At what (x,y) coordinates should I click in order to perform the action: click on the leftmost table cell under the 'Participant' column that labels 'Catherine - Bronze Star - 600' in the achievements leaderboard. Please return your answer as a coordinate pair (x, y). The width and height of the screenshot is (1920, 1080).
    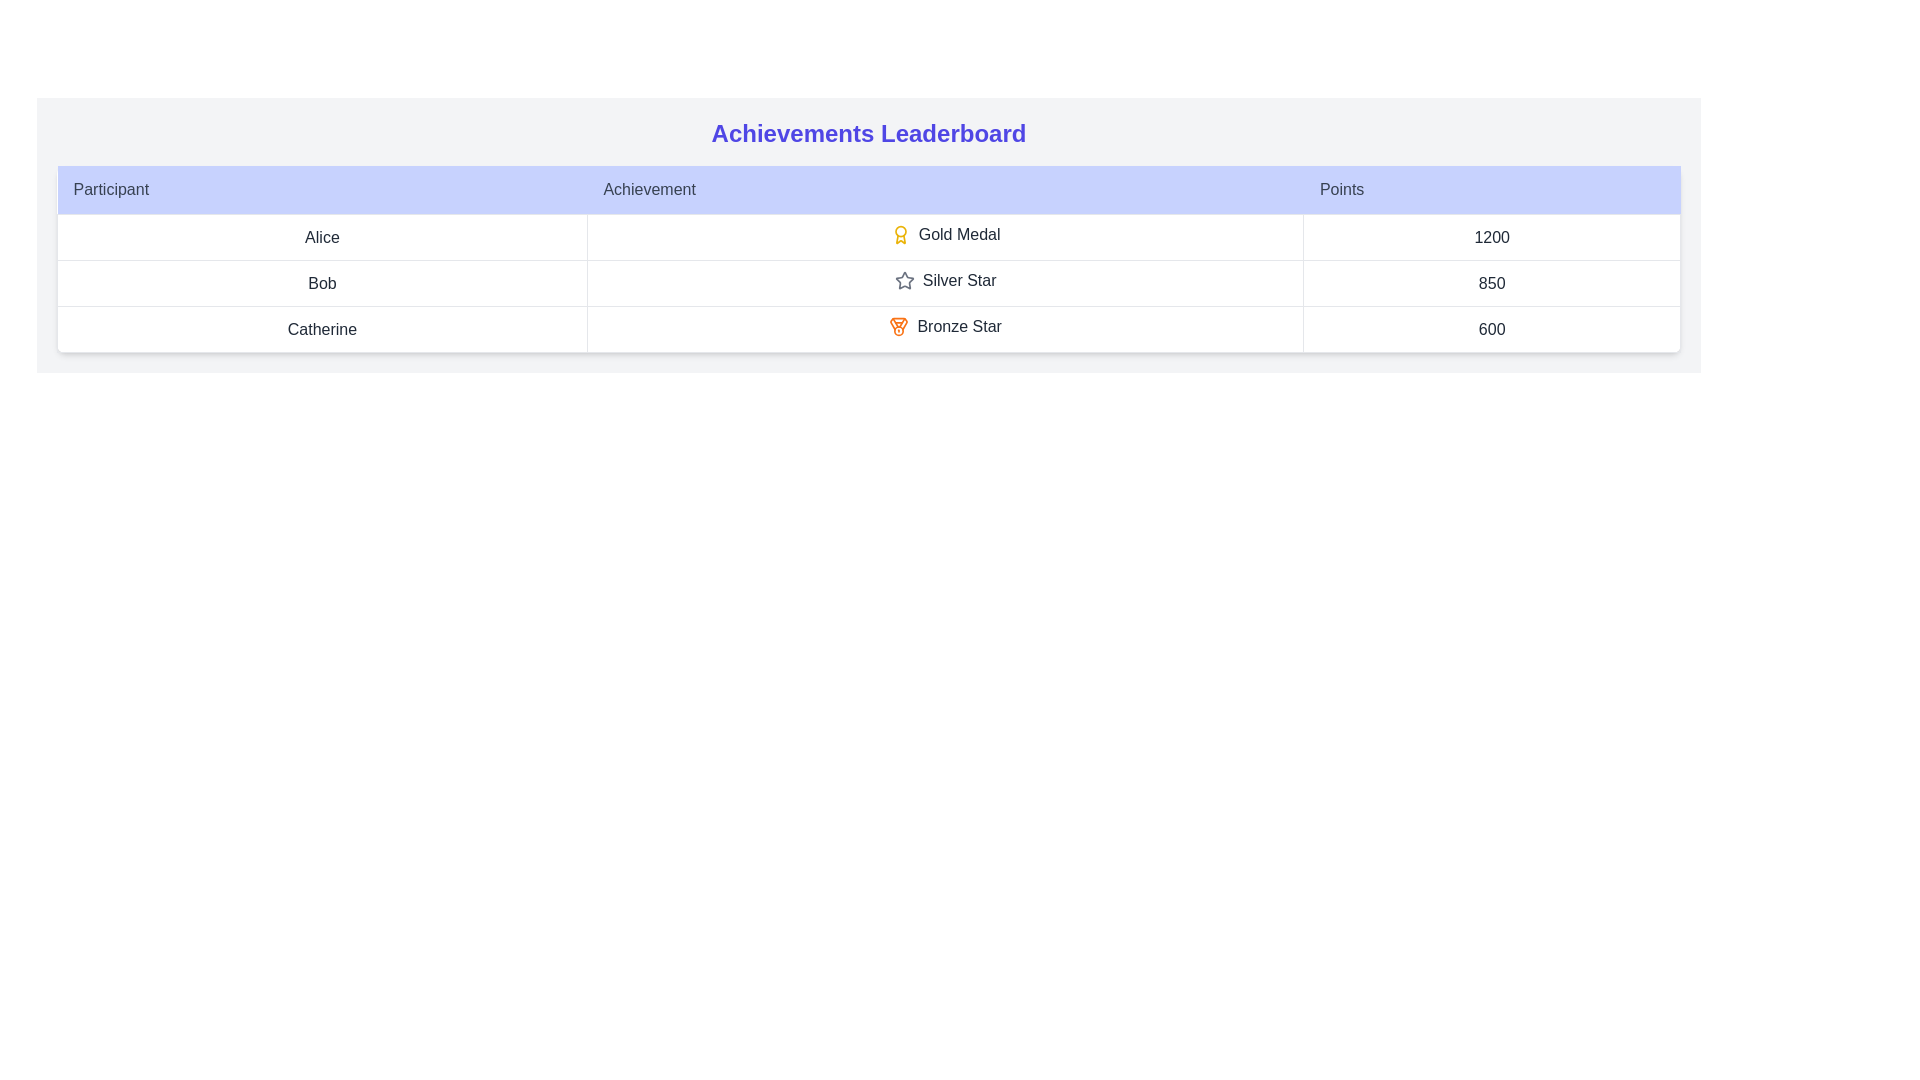
    Looking at the image, I should click on (322, 328).